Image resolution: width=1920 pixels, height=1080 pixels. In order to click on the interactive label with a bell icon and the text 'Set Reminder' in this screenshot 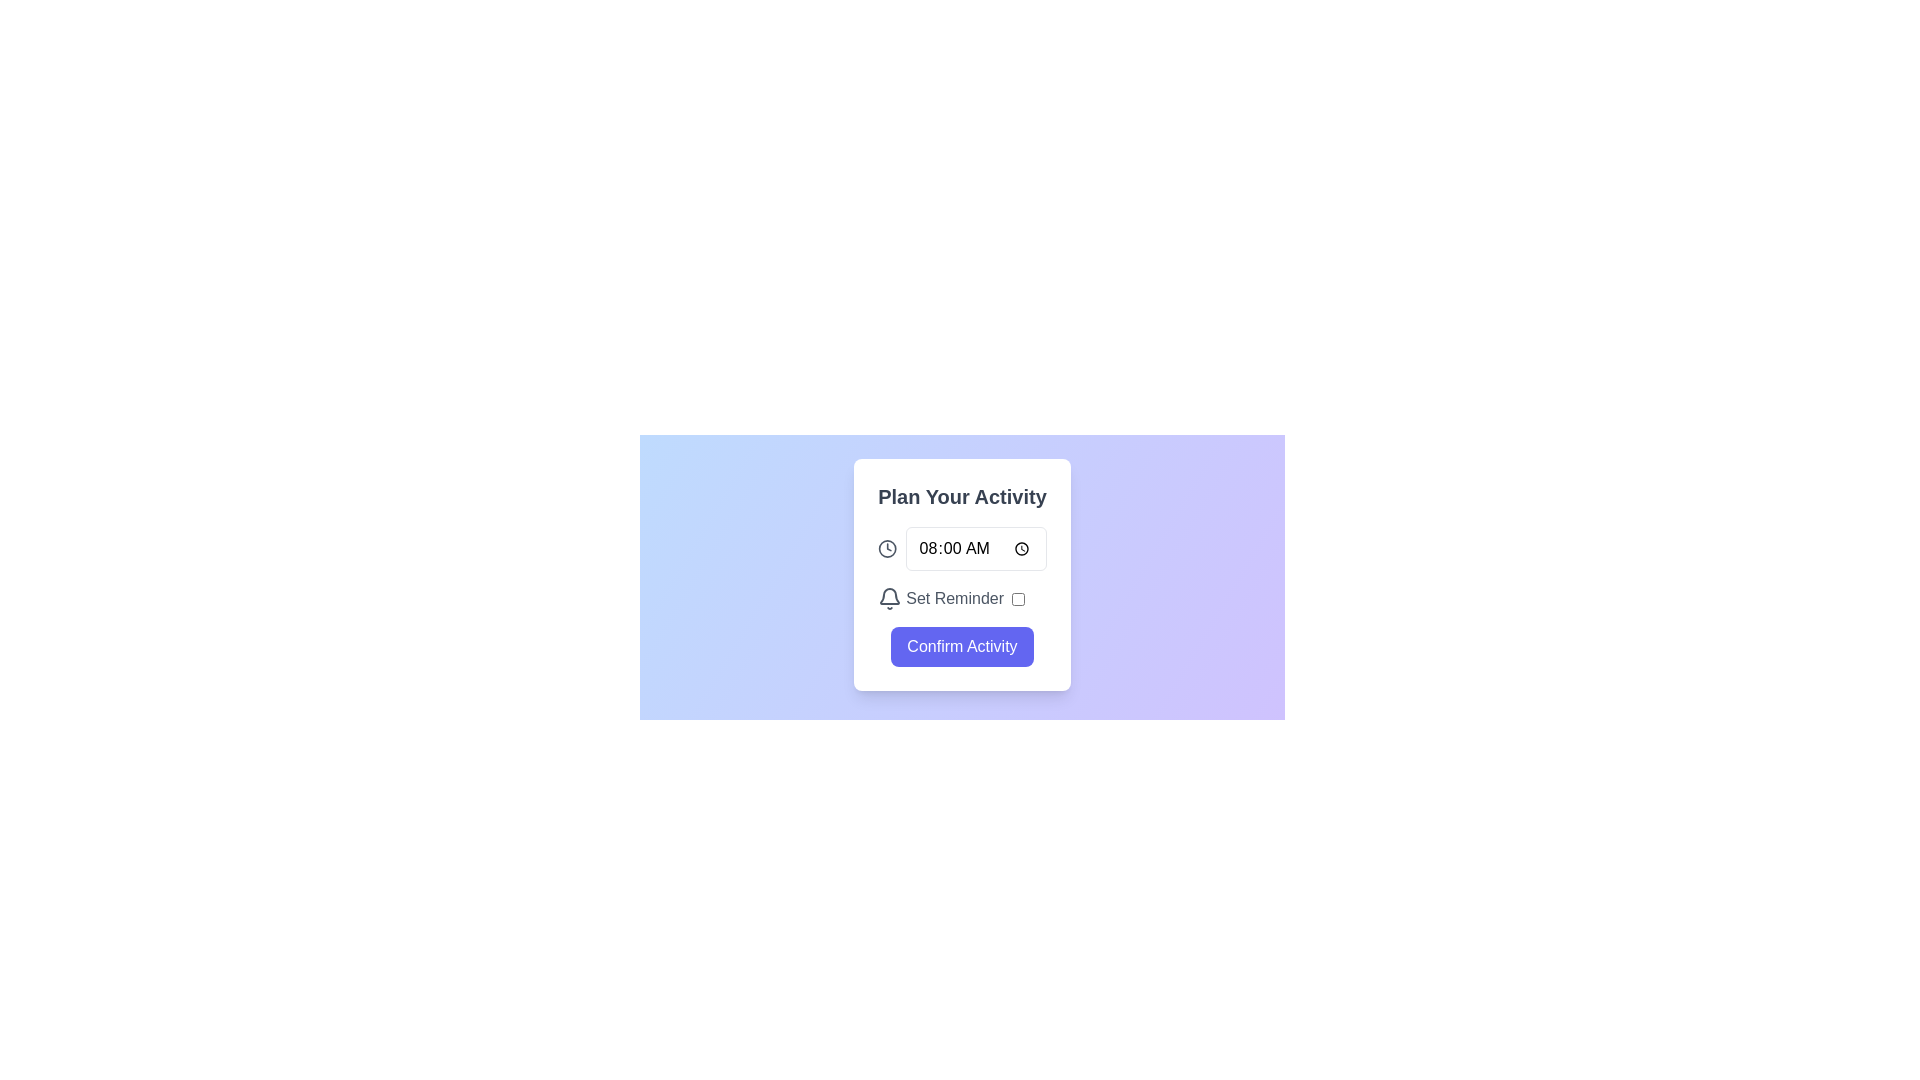, I will do `click(940, 597)`.